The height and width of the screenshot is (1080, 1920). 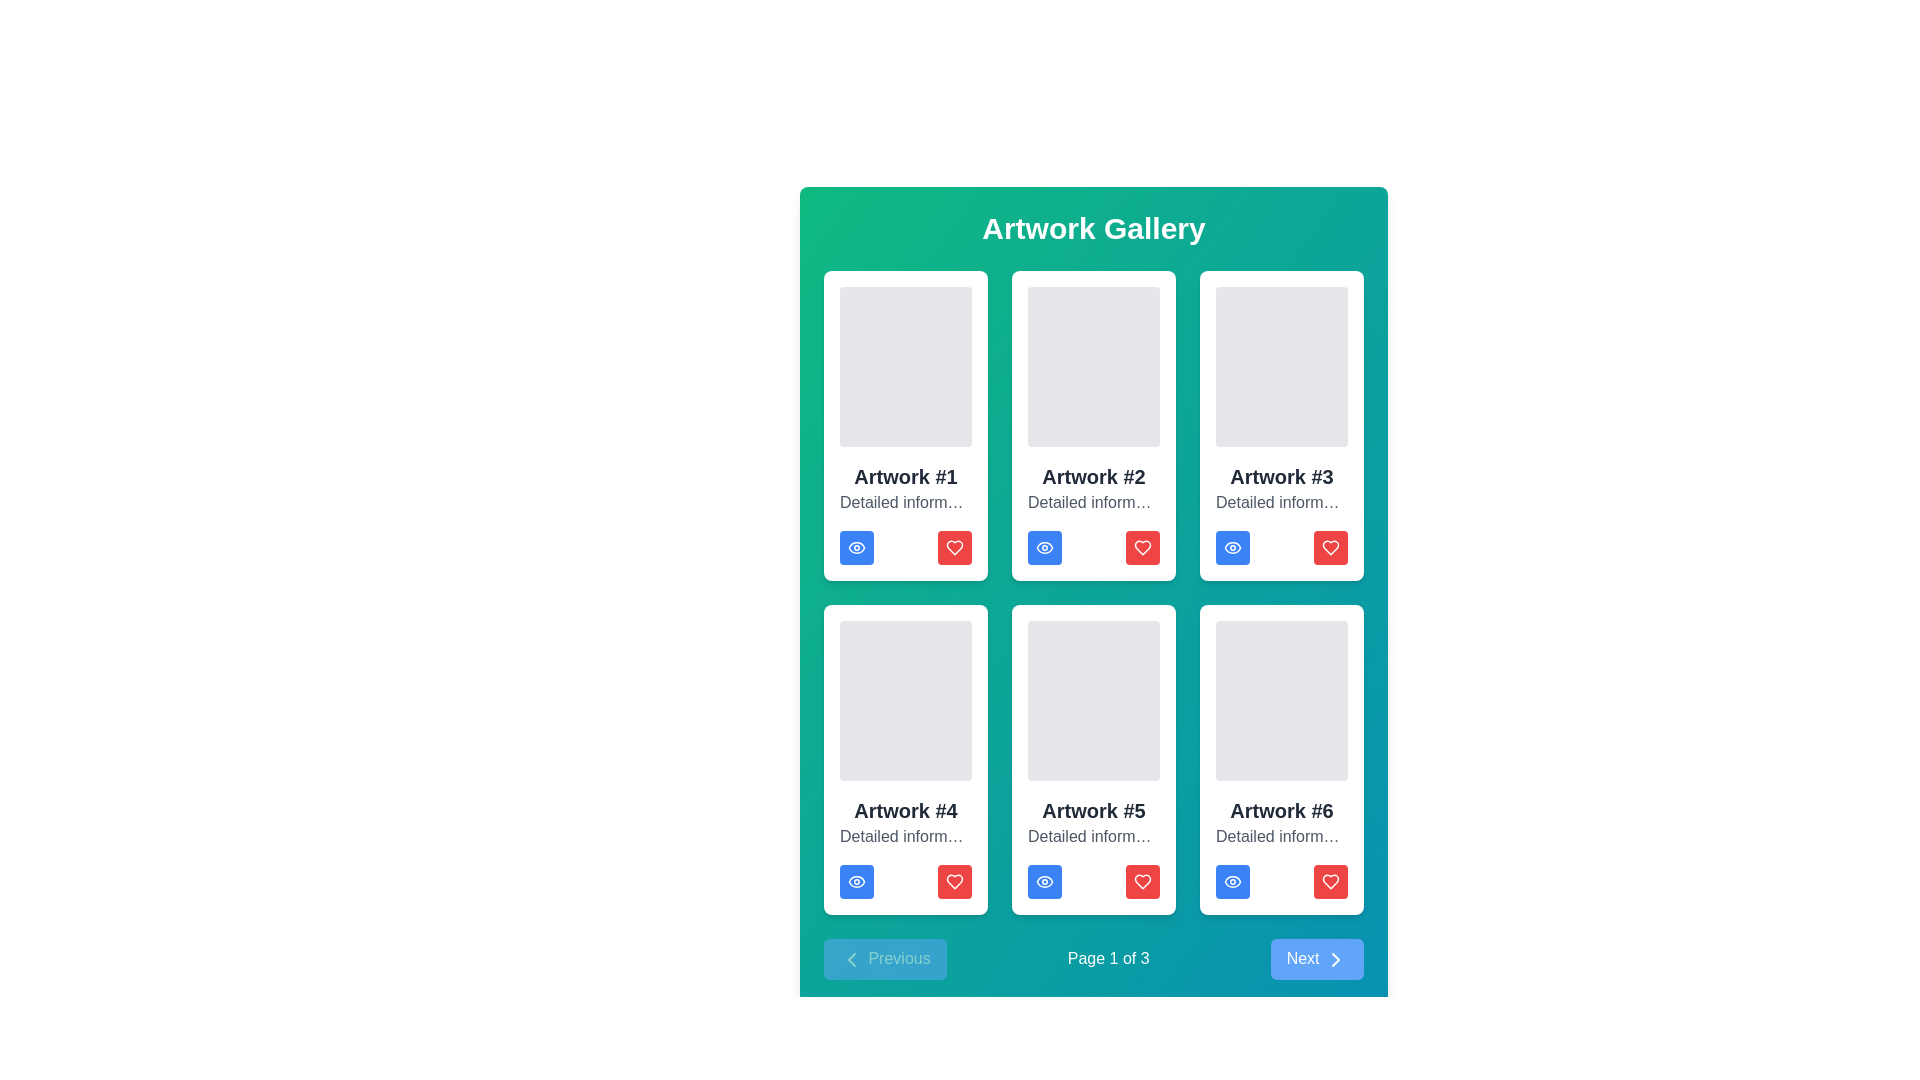 I want to click on text label displaying 'Artwork #1', which is bold and larger in font size, located below an image placeholder in the first card of a grid layout, so click(x=905, y=477).